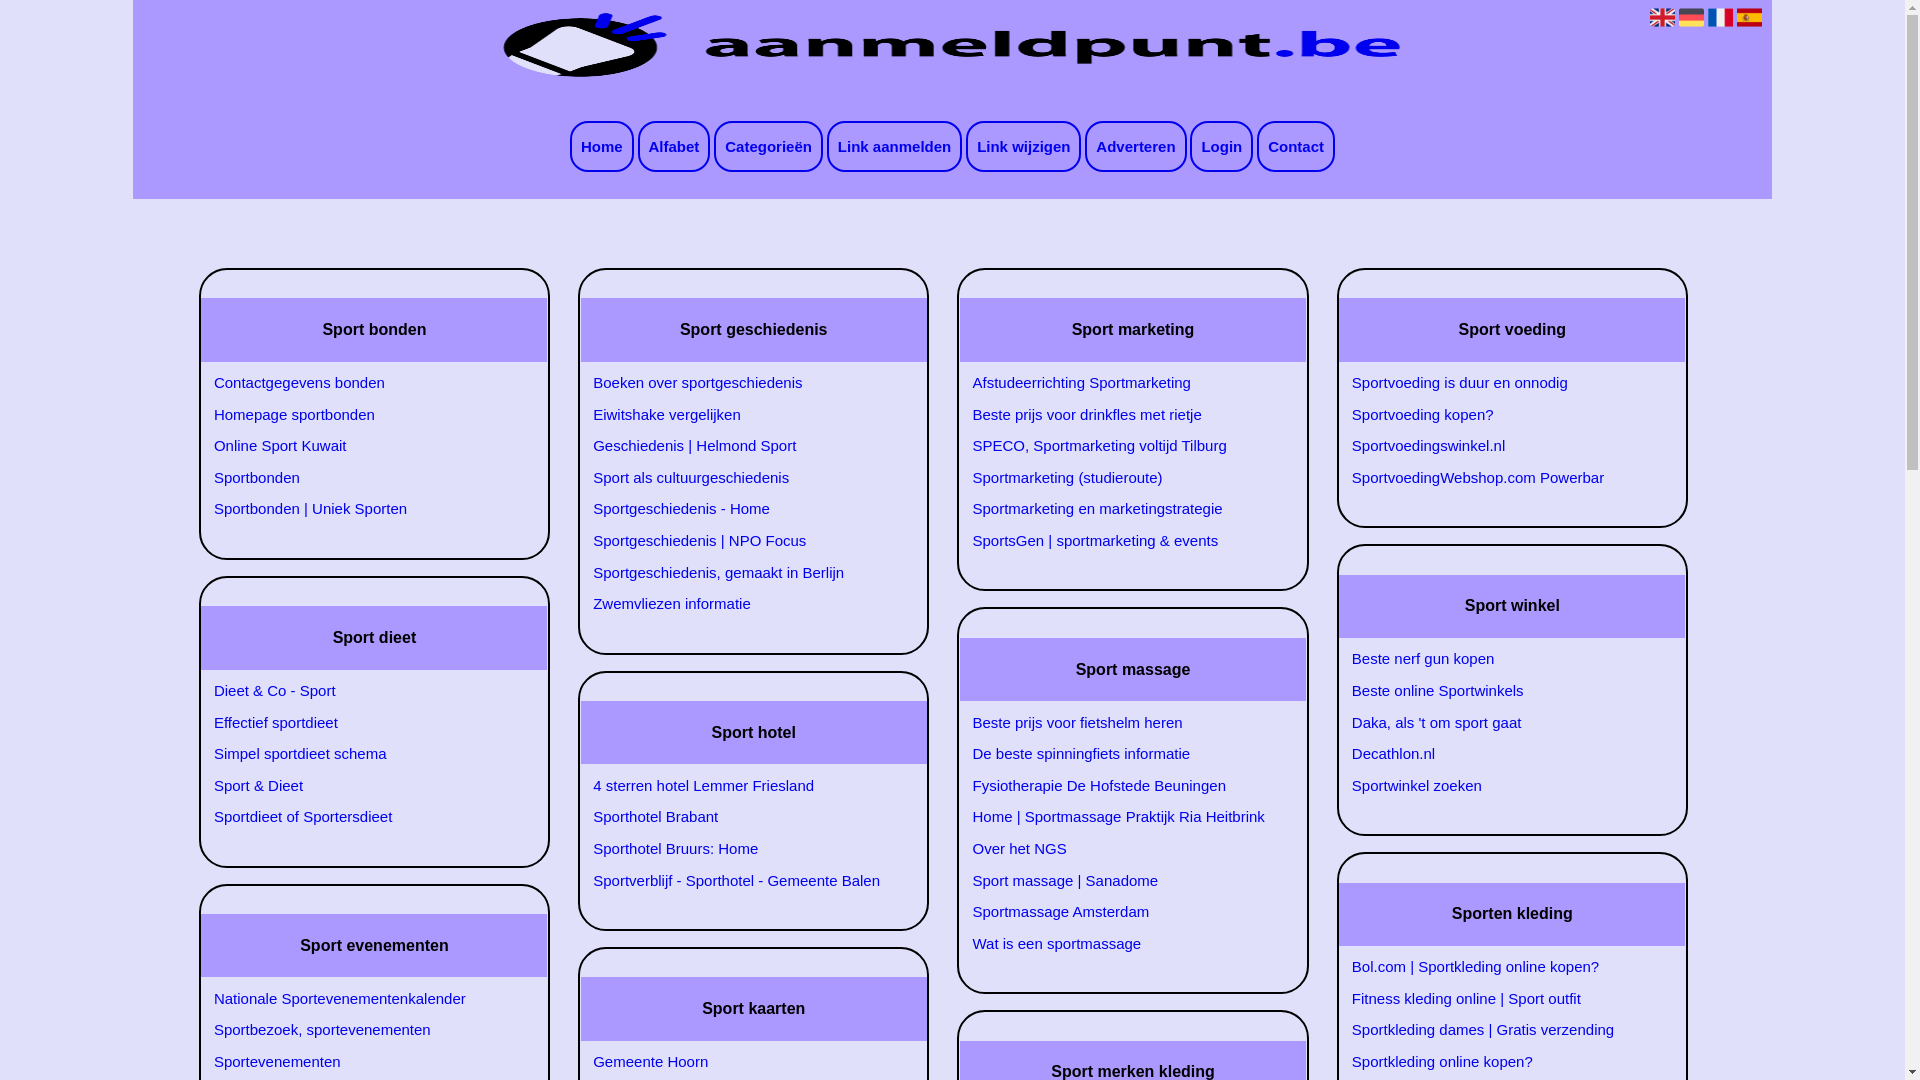 The width and height of the screenshot is (1920, 1080). What do you see at coordinates (741, 414) in the screenshot?
I see `'Eiwitshake vergelijken'` at bounding box center [741, 414].